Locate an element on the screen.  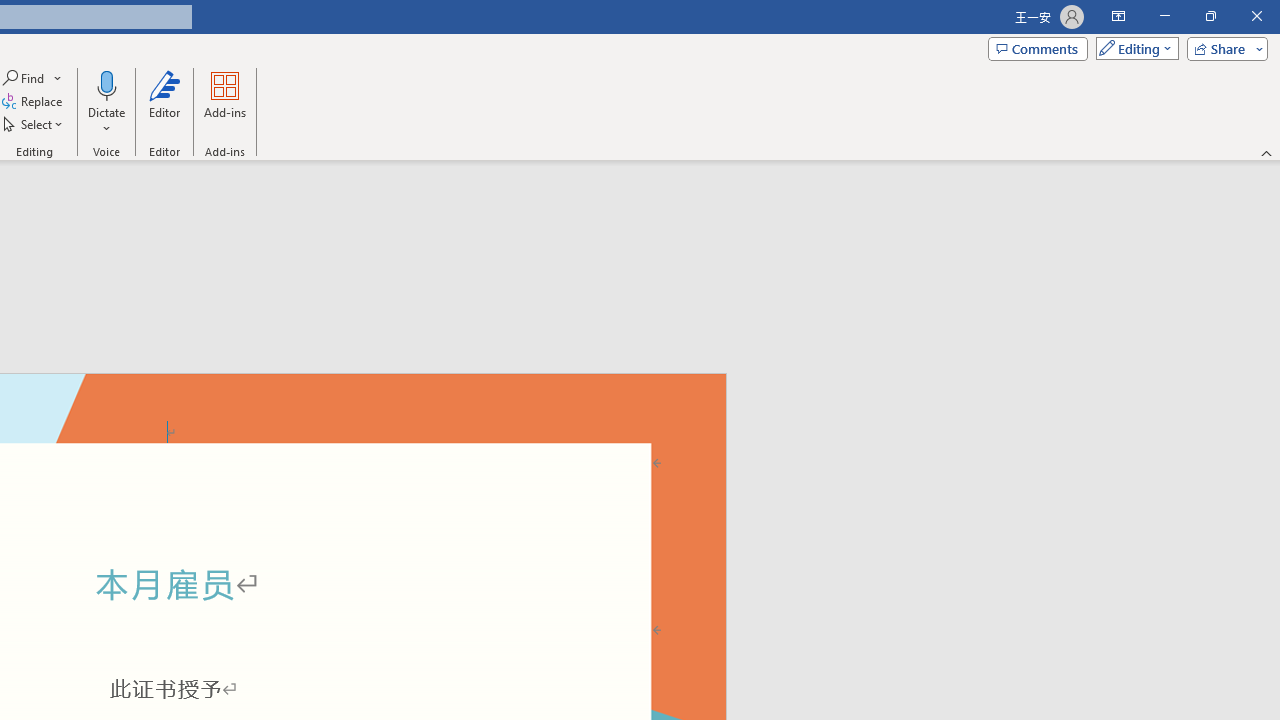
'Editor' is located at coordinates (164, 103).